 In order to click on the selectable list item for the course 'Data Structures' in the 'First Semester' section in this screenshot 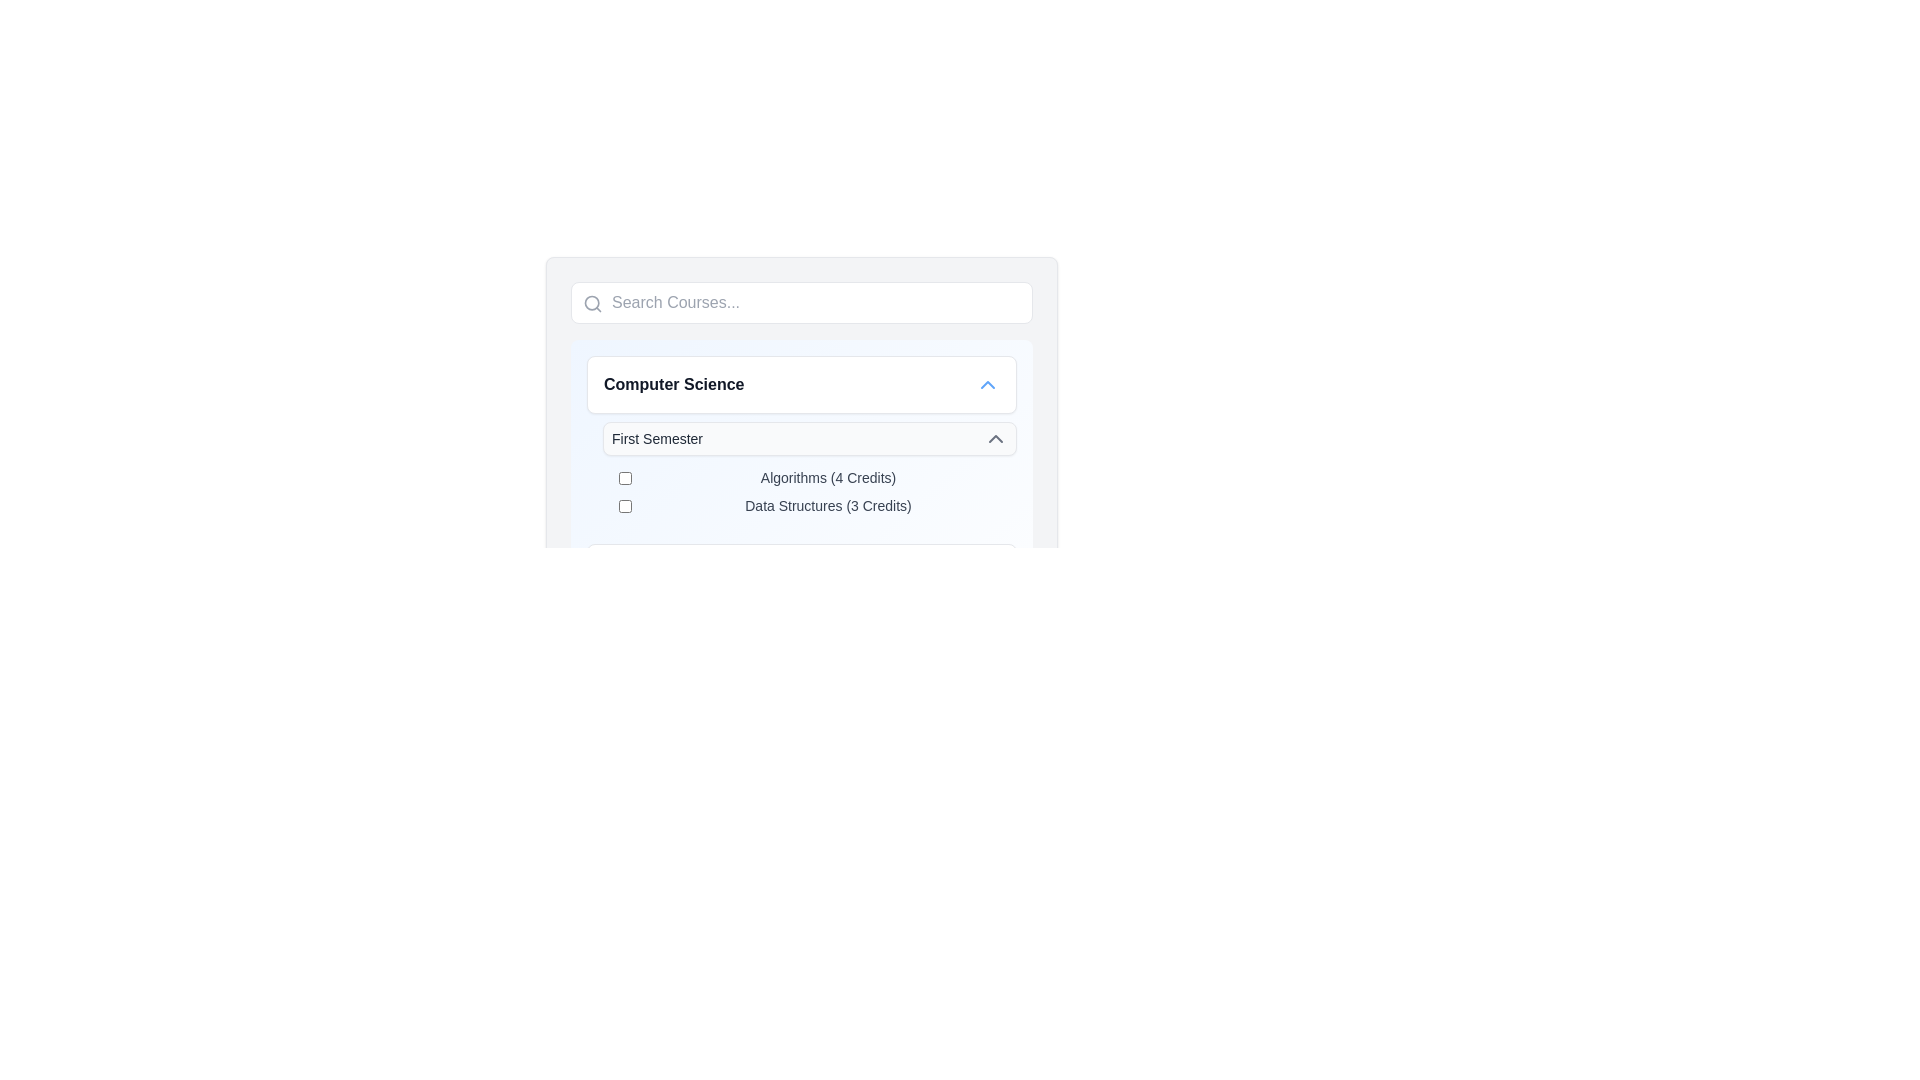, I will do `click(817, 504)`.